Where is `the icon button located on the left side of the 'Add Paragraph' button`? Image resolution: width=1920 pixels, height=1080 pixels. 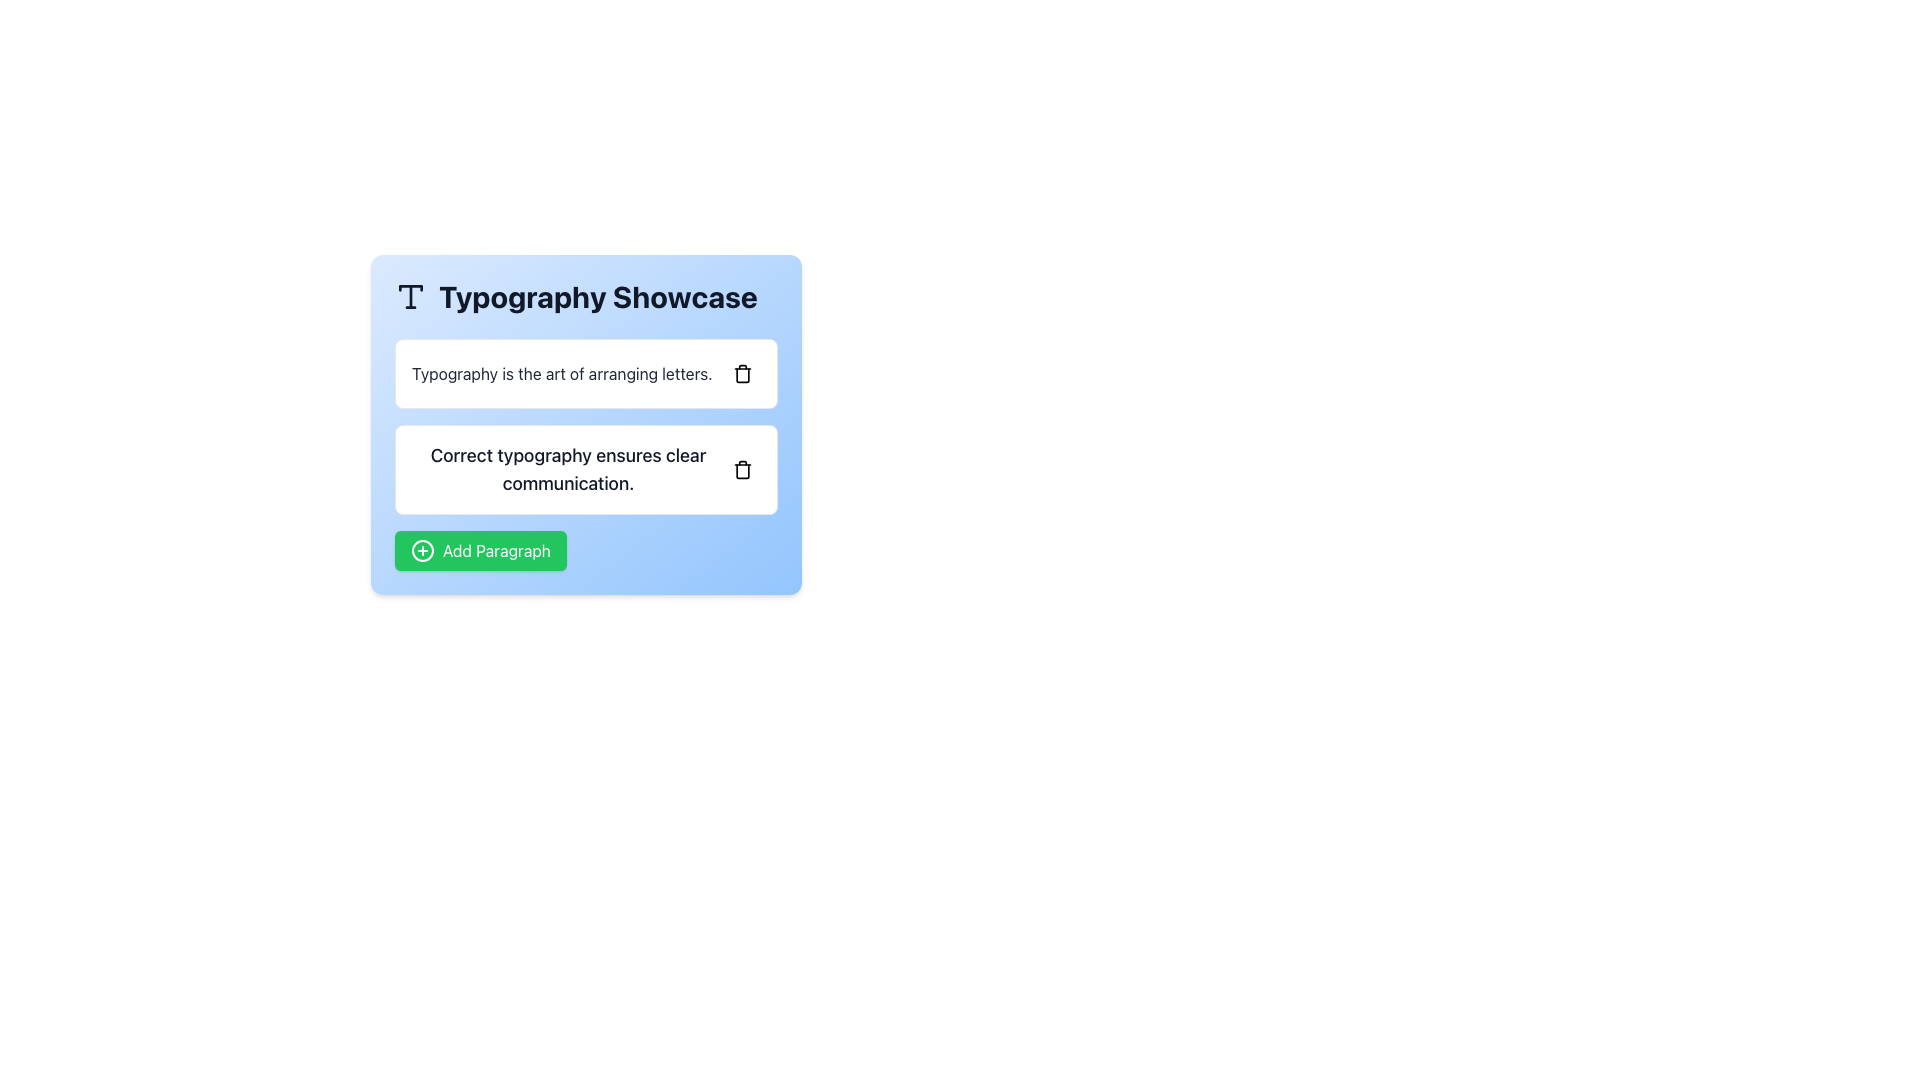 the icon button located on the left side of the 'Add Paragraph' button is located at coordinates (421, 551).